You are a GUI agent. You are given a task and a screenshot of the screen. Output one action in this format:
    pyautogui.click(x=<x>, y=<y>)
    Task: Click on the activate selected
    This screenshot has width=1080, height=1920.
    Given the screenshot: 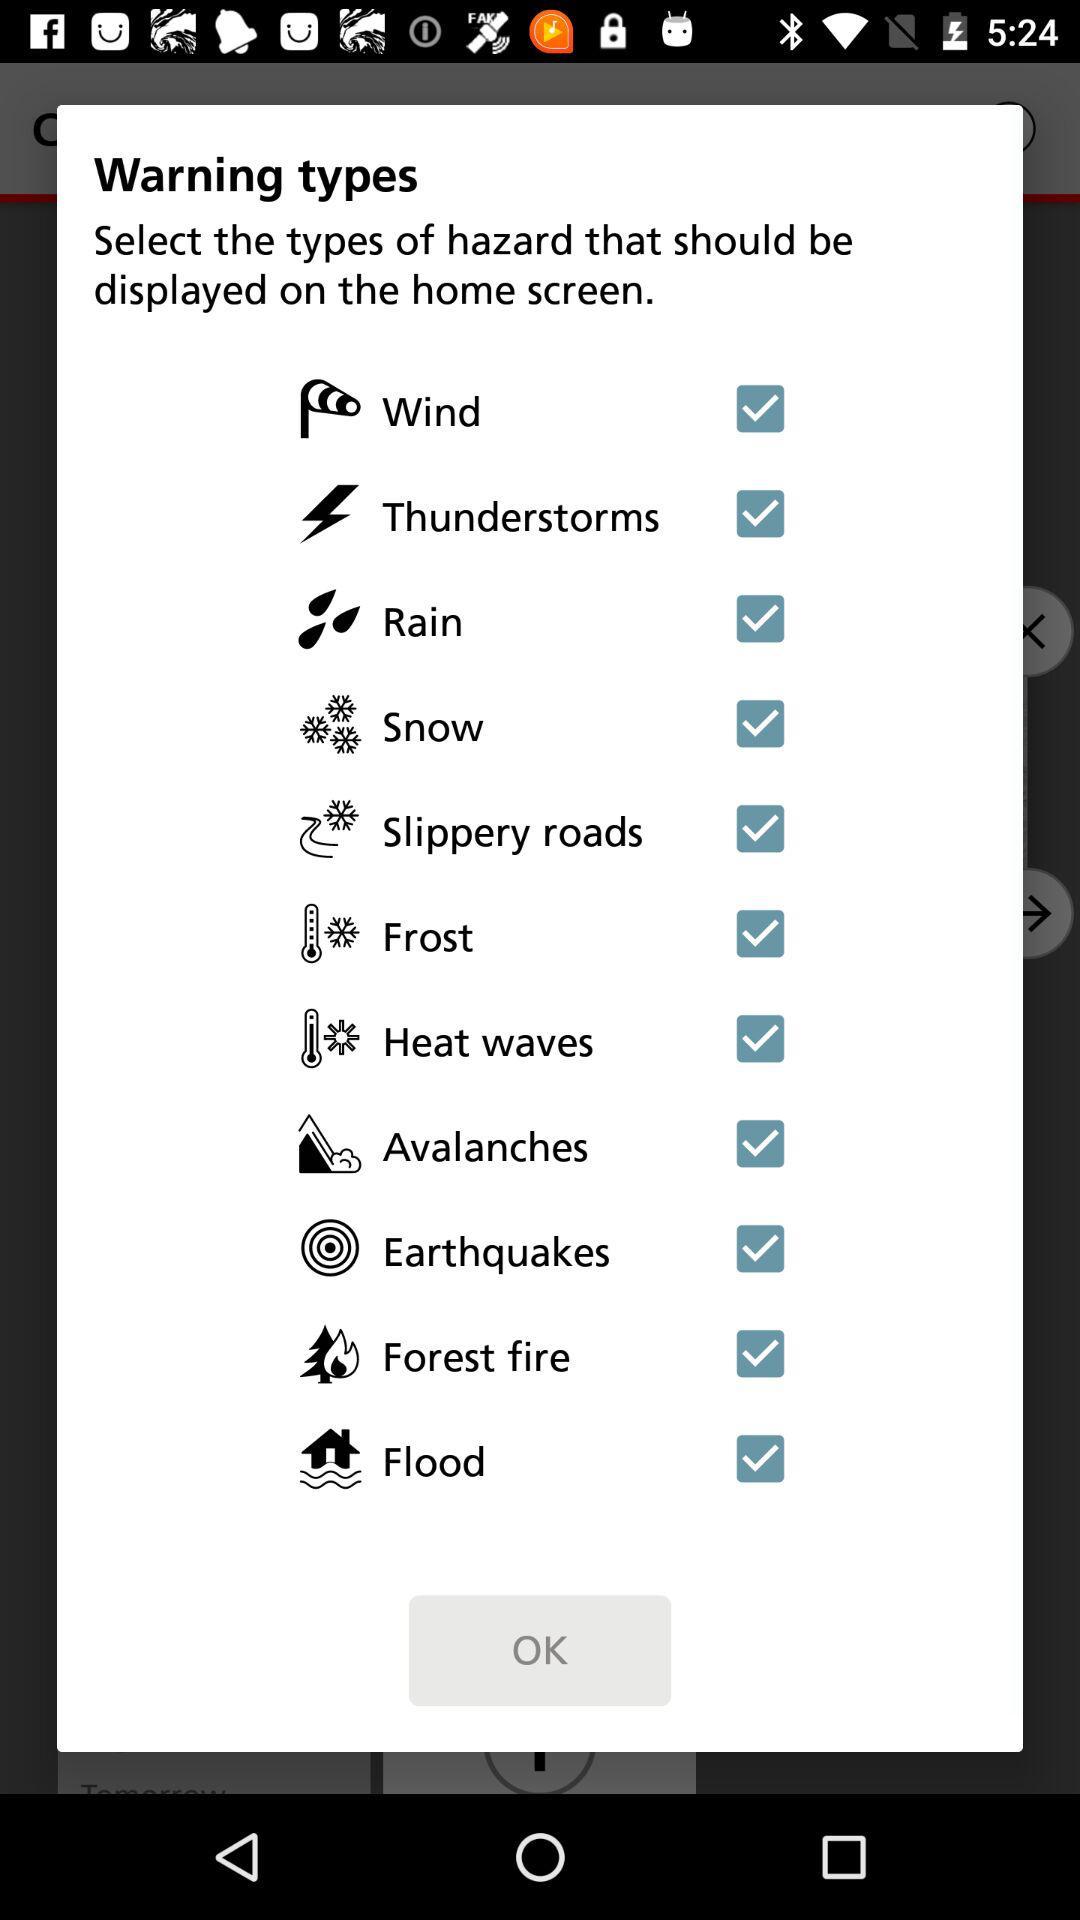 What is the action you would take?
    pyautogui.click(x=760, y=932)
    